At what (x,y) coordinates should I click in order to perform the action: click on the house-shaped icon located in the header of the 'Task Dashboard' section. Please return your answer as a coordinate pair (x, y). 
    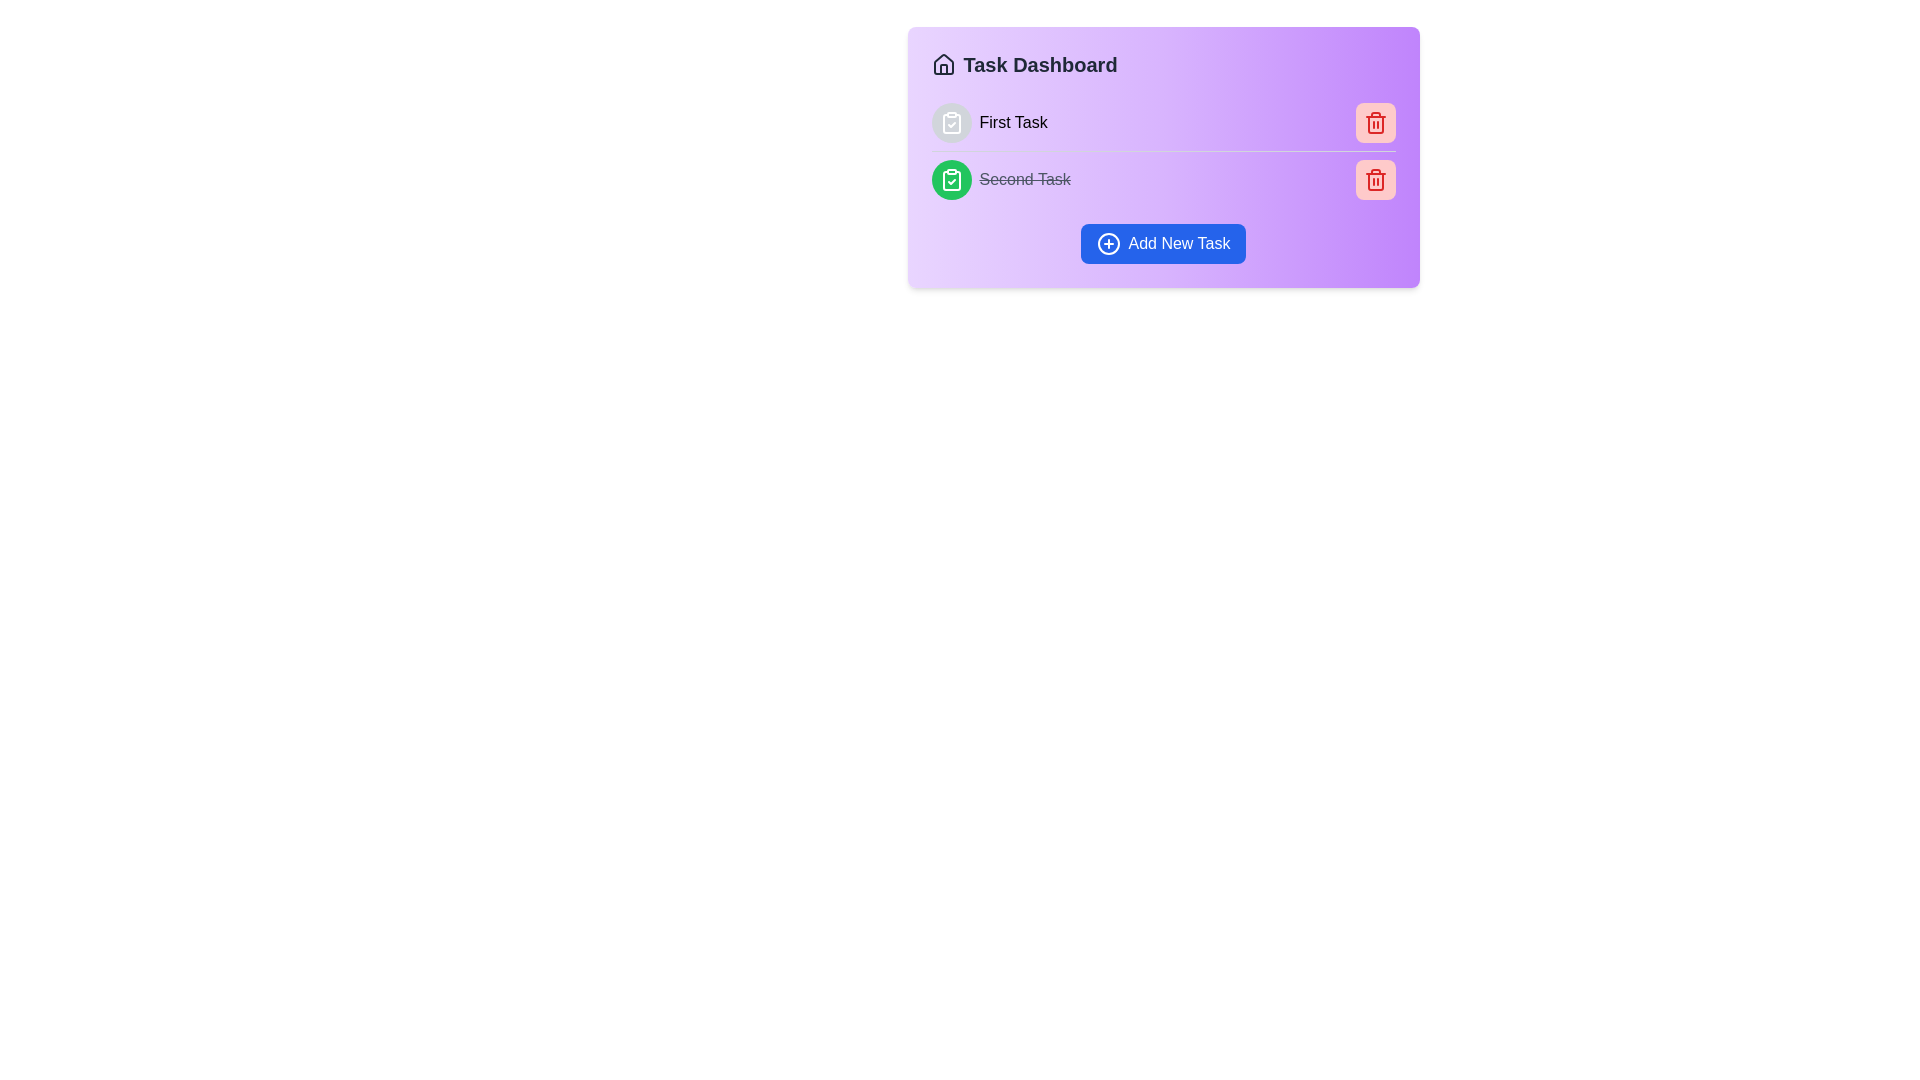
    Looking at the image, I should click on (942, 64).